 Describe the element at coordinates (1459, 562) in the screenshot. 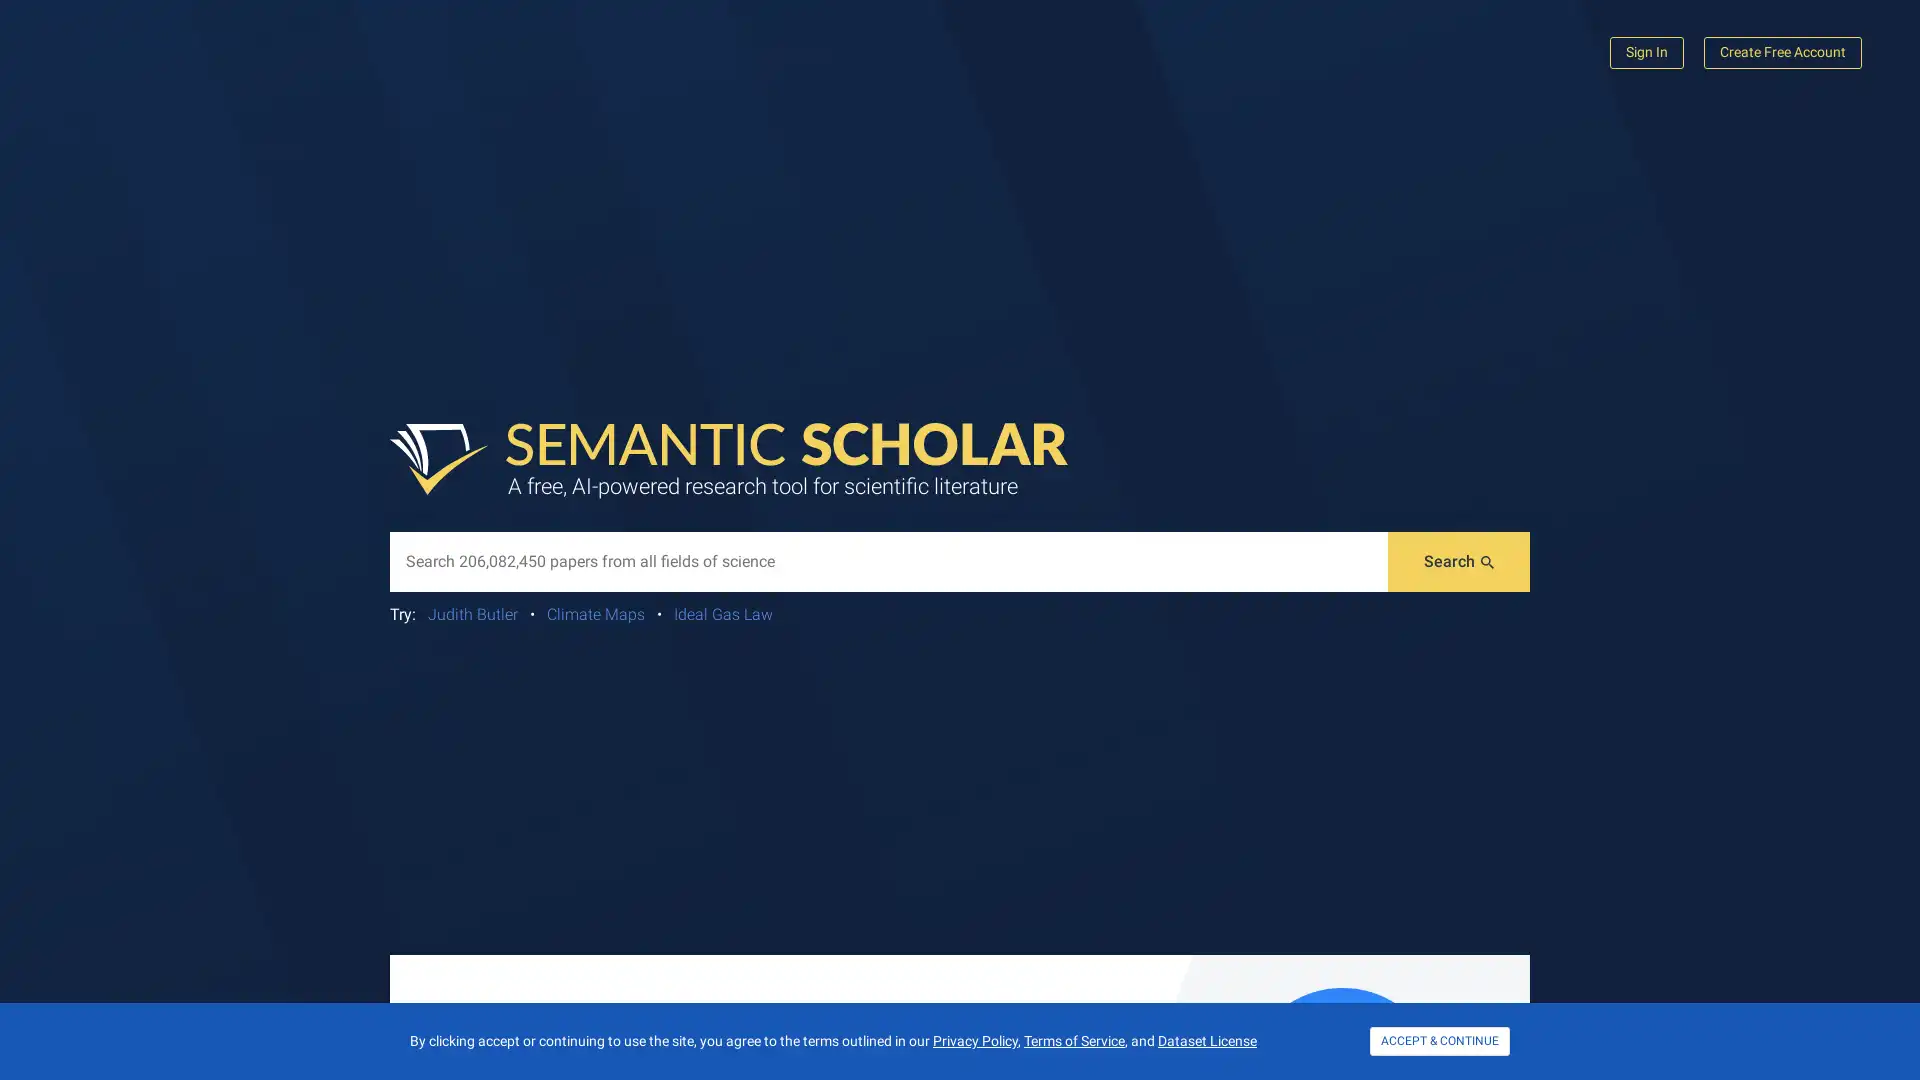

I see `Submit` at that location.